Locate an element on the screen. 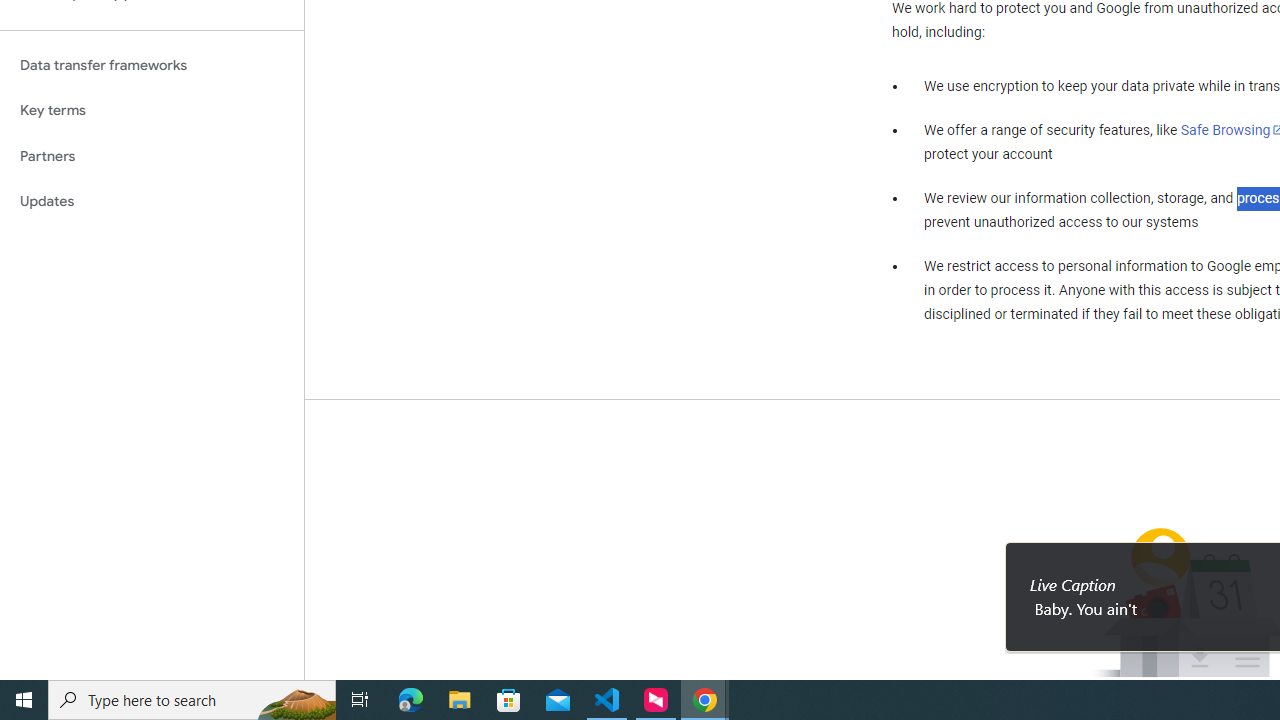 This screenshot has width=1280, height=720. 'Updates' is located at coordinates (151, 201).